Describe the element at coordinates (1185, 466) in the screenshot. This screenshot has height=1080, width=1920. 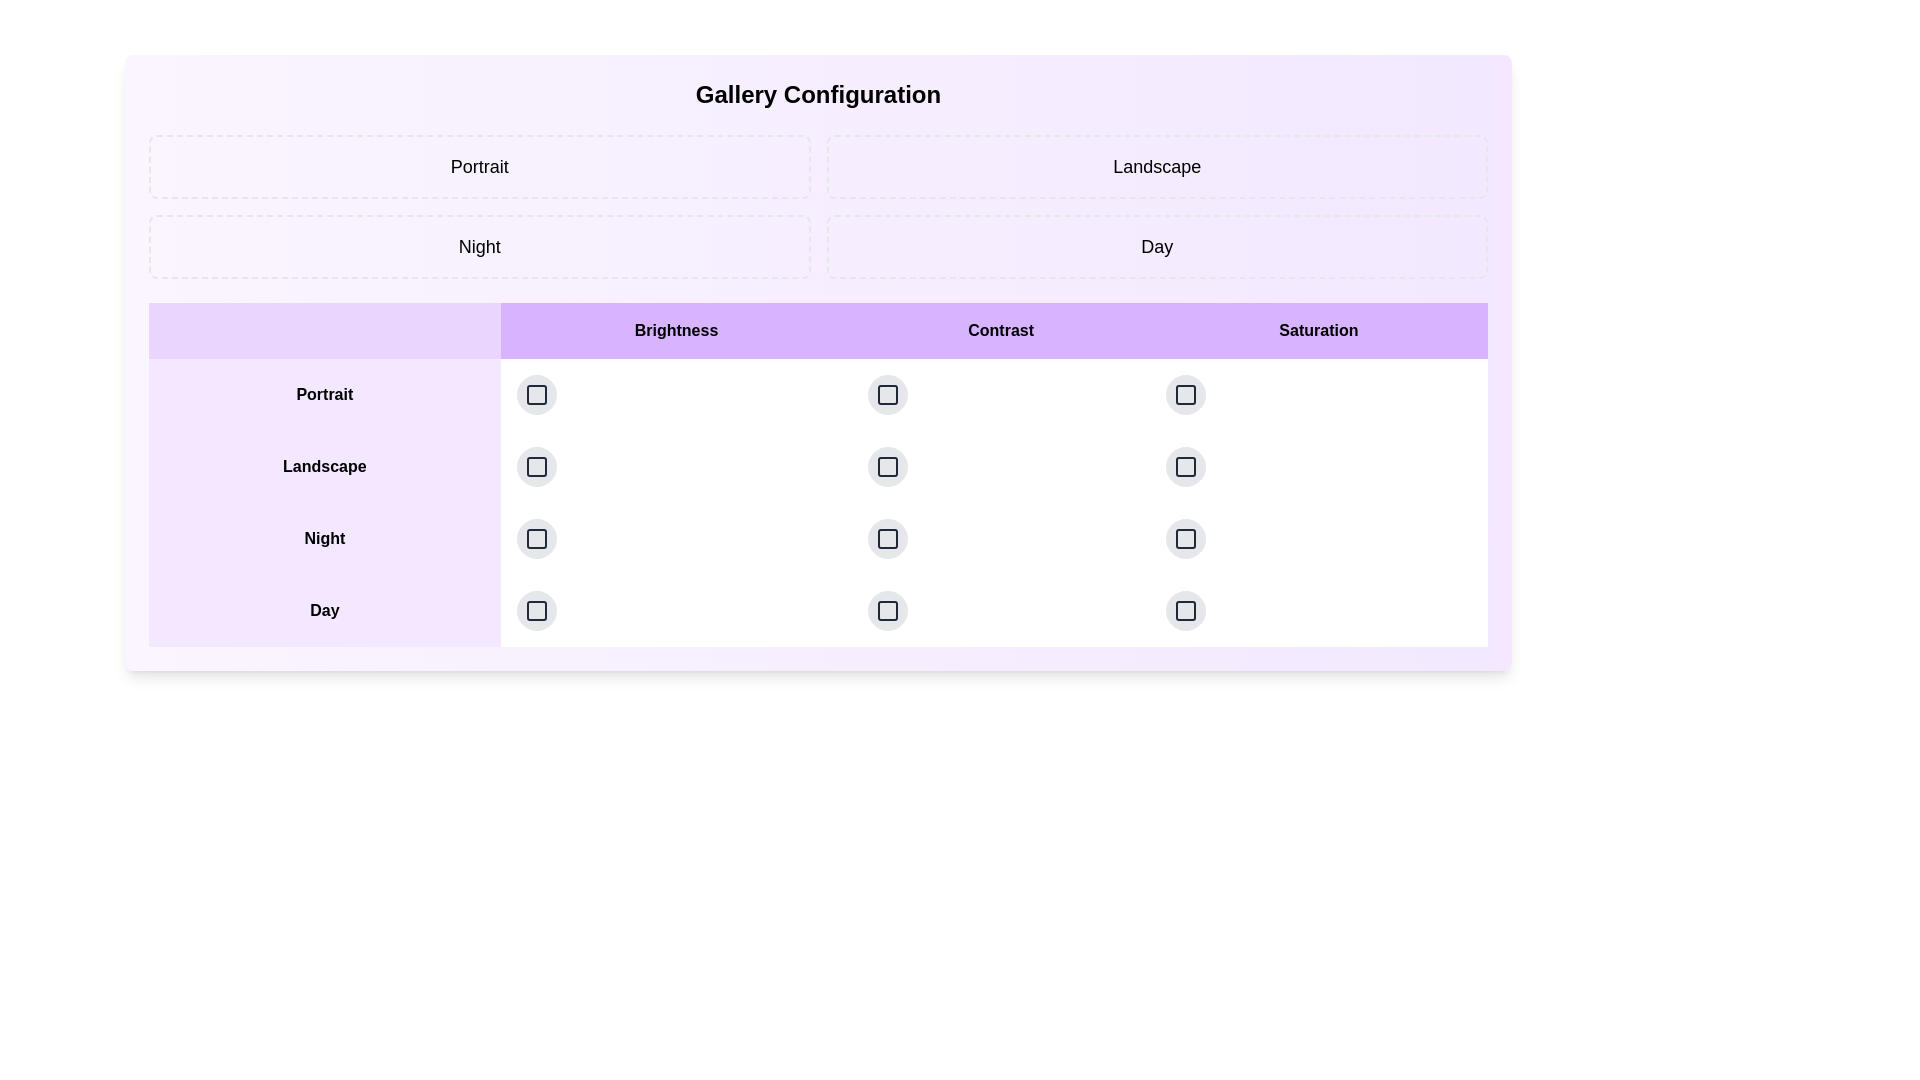
I see `the small, square-shaped interactive button with rounded corners` at that location.